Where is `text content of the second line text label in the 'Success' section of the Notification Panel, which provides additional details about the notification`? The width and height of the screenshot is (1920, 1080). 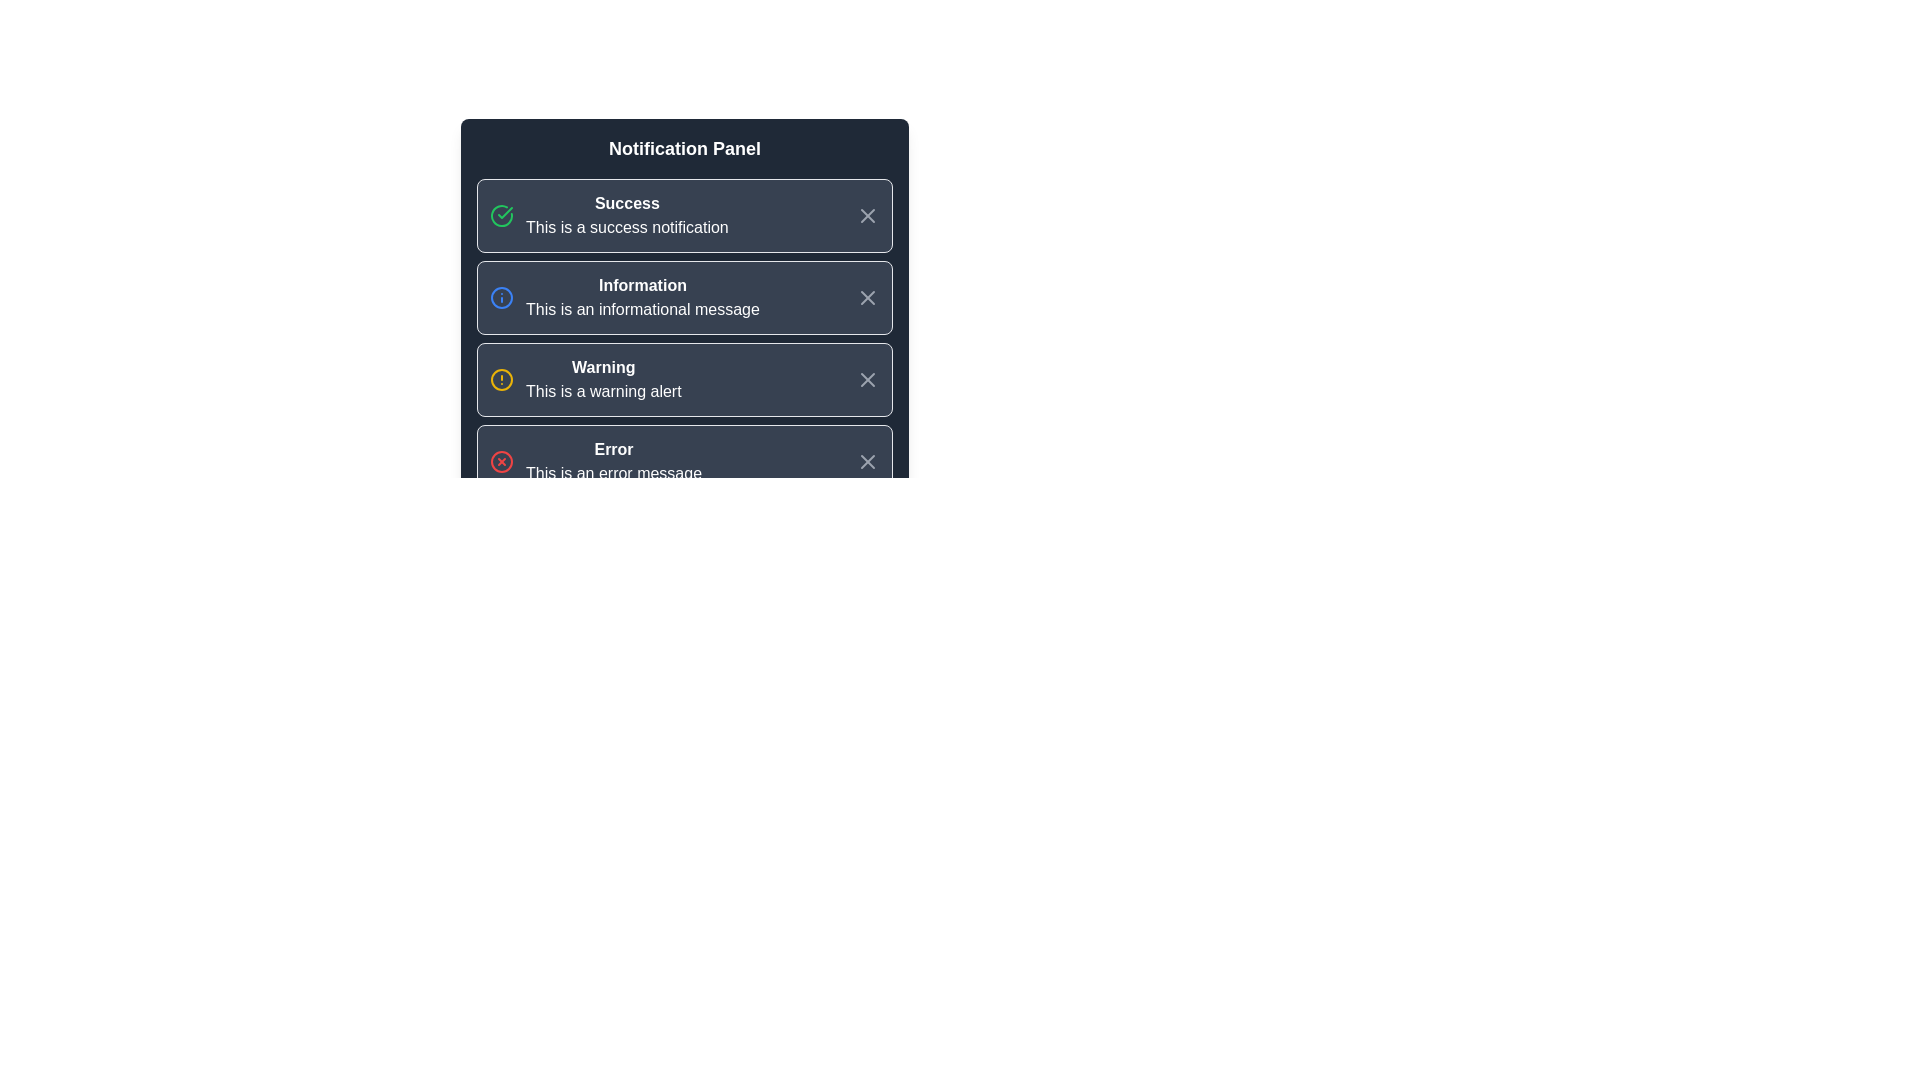 text content of the second line text label in the 'Success' section of the Notification Panel, which provides additional details about the notification is located at coordinates (626, 226).